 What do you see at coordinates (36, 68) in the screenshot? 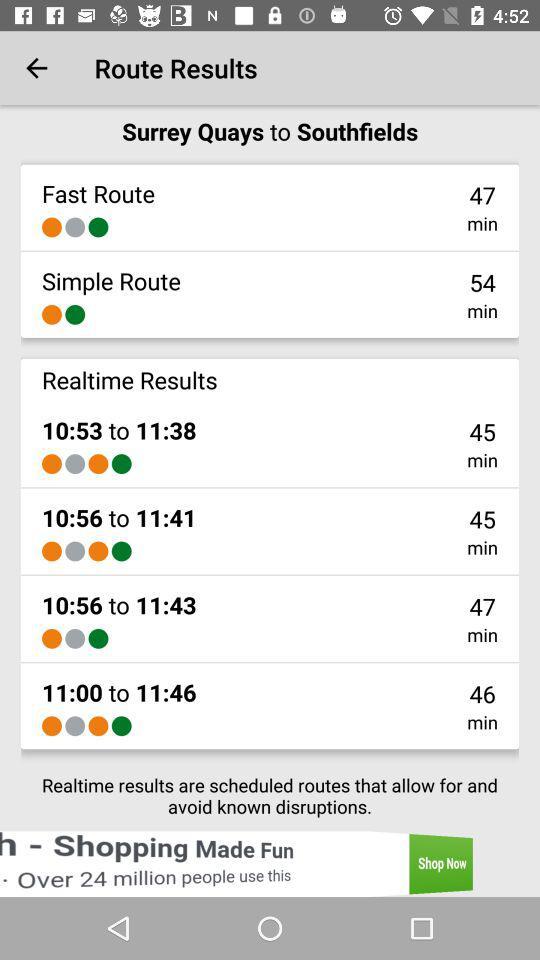
I see `the icon to the left of route results` at bounding box center [36, 68].